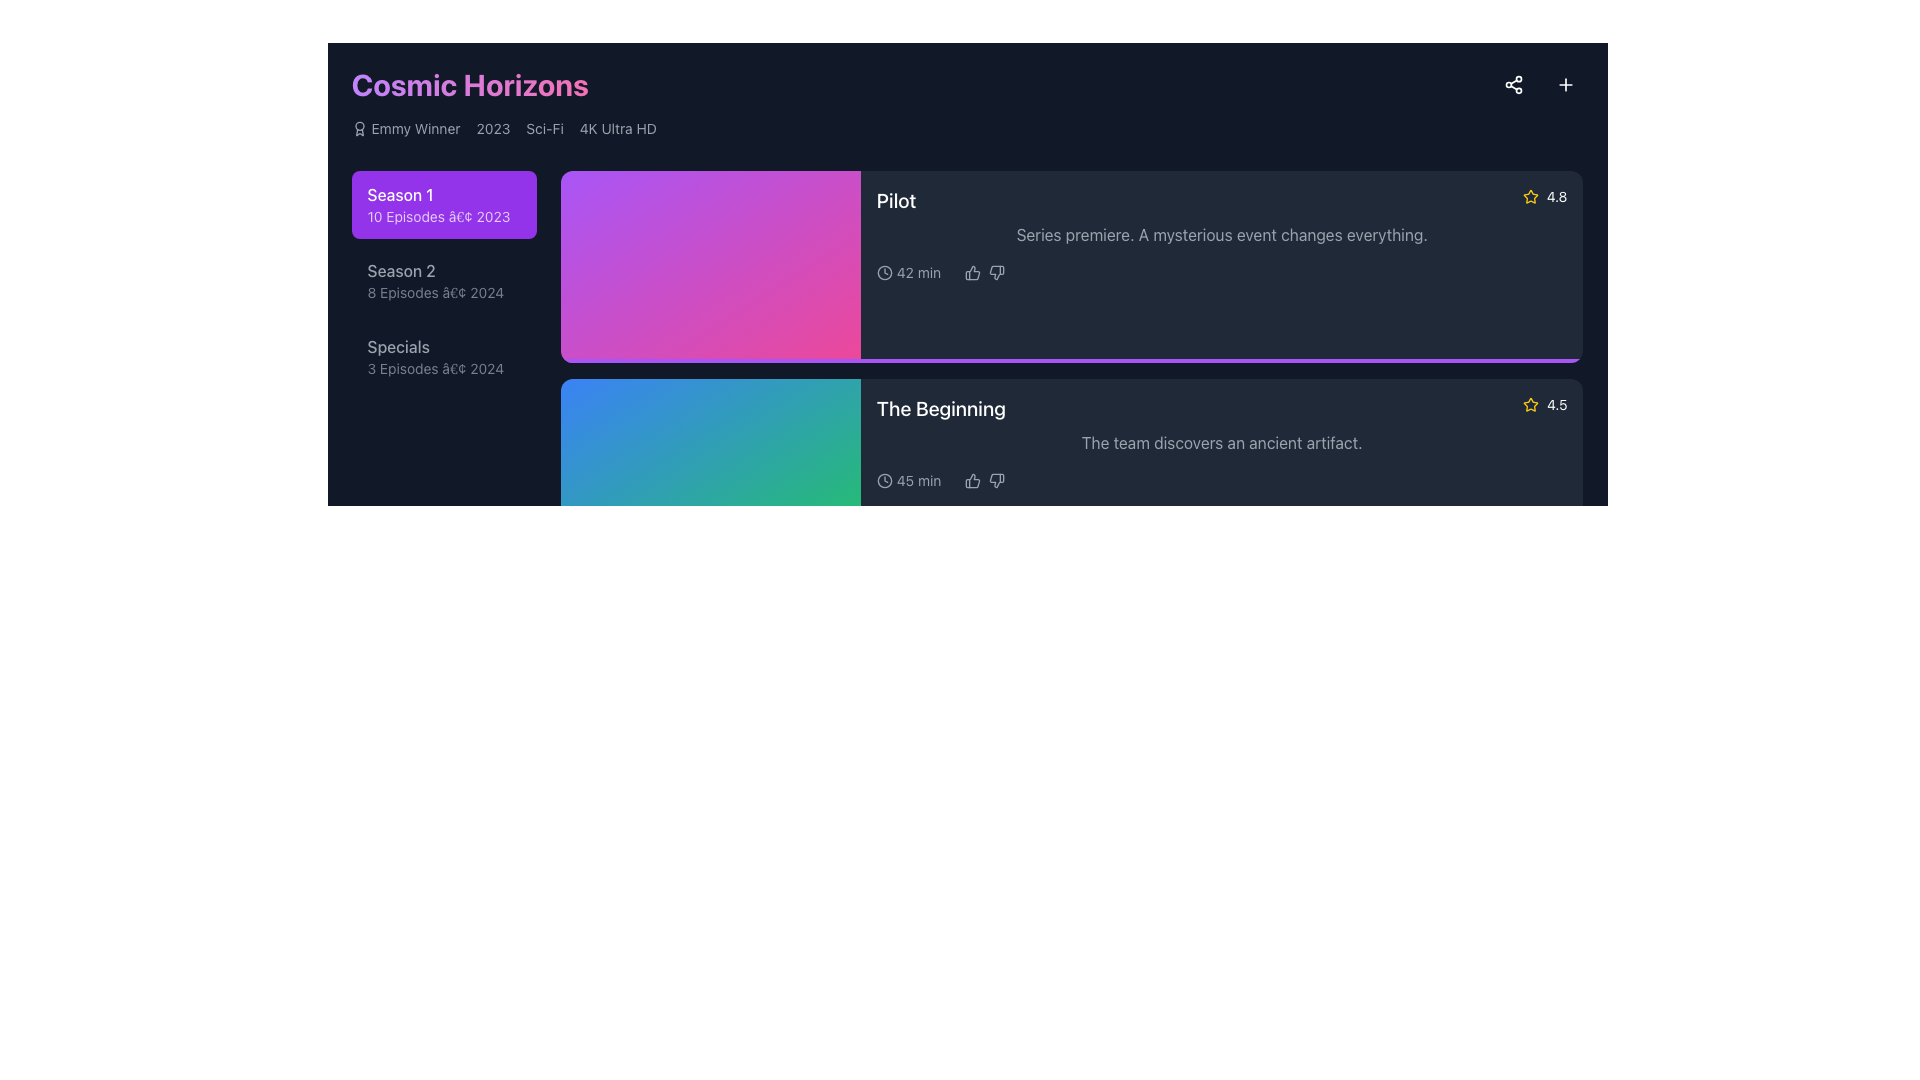 Image resolution: width=1920 pixels, height=1080 pixels. Describe the element at coordinates (443, 204) in the screenshot. I see `the button with a bright purple background and white text that reads 'Season 1'` at that location.